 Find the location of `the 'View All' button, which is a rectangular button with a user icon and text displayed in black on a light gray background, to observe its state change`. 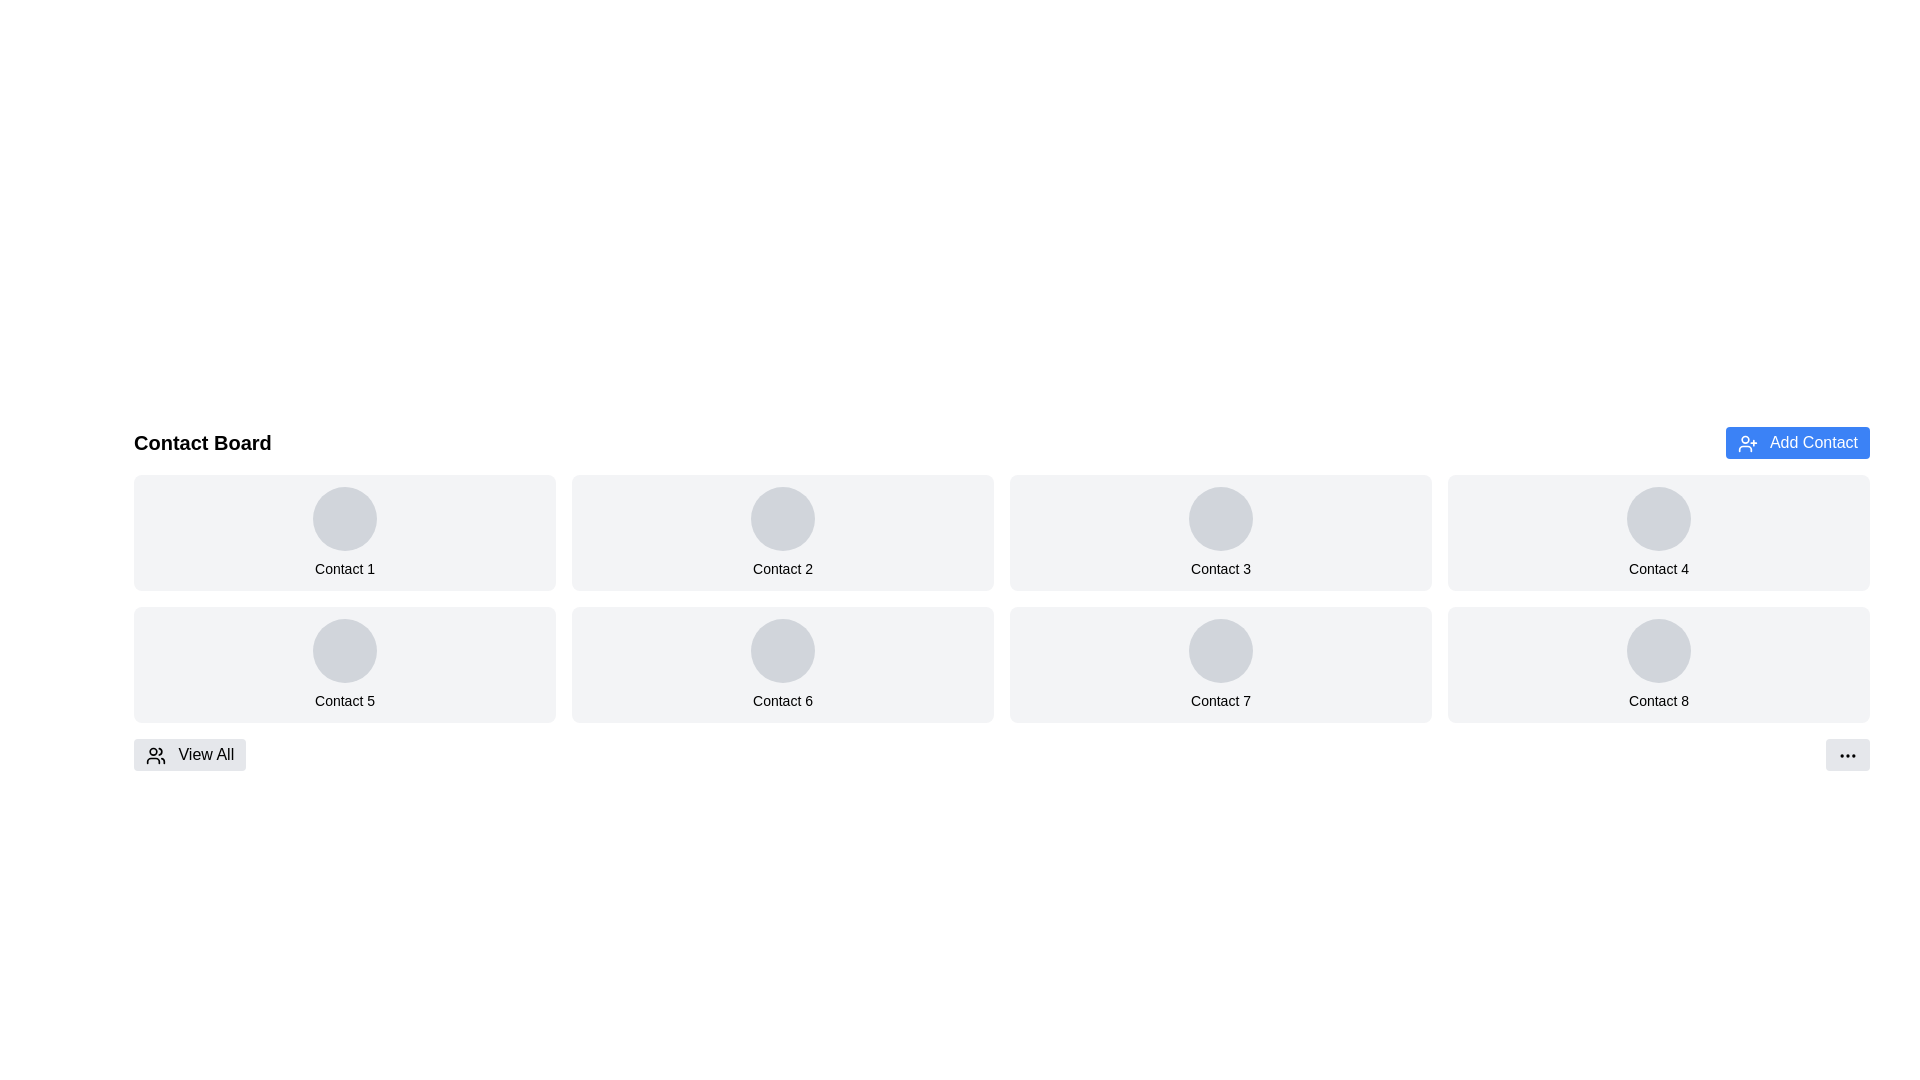

the 'View All' button, which is a rectangular button with a user icon and text displayed in black on a light gray background, to observe its state change is located at coordinates (190, 755).